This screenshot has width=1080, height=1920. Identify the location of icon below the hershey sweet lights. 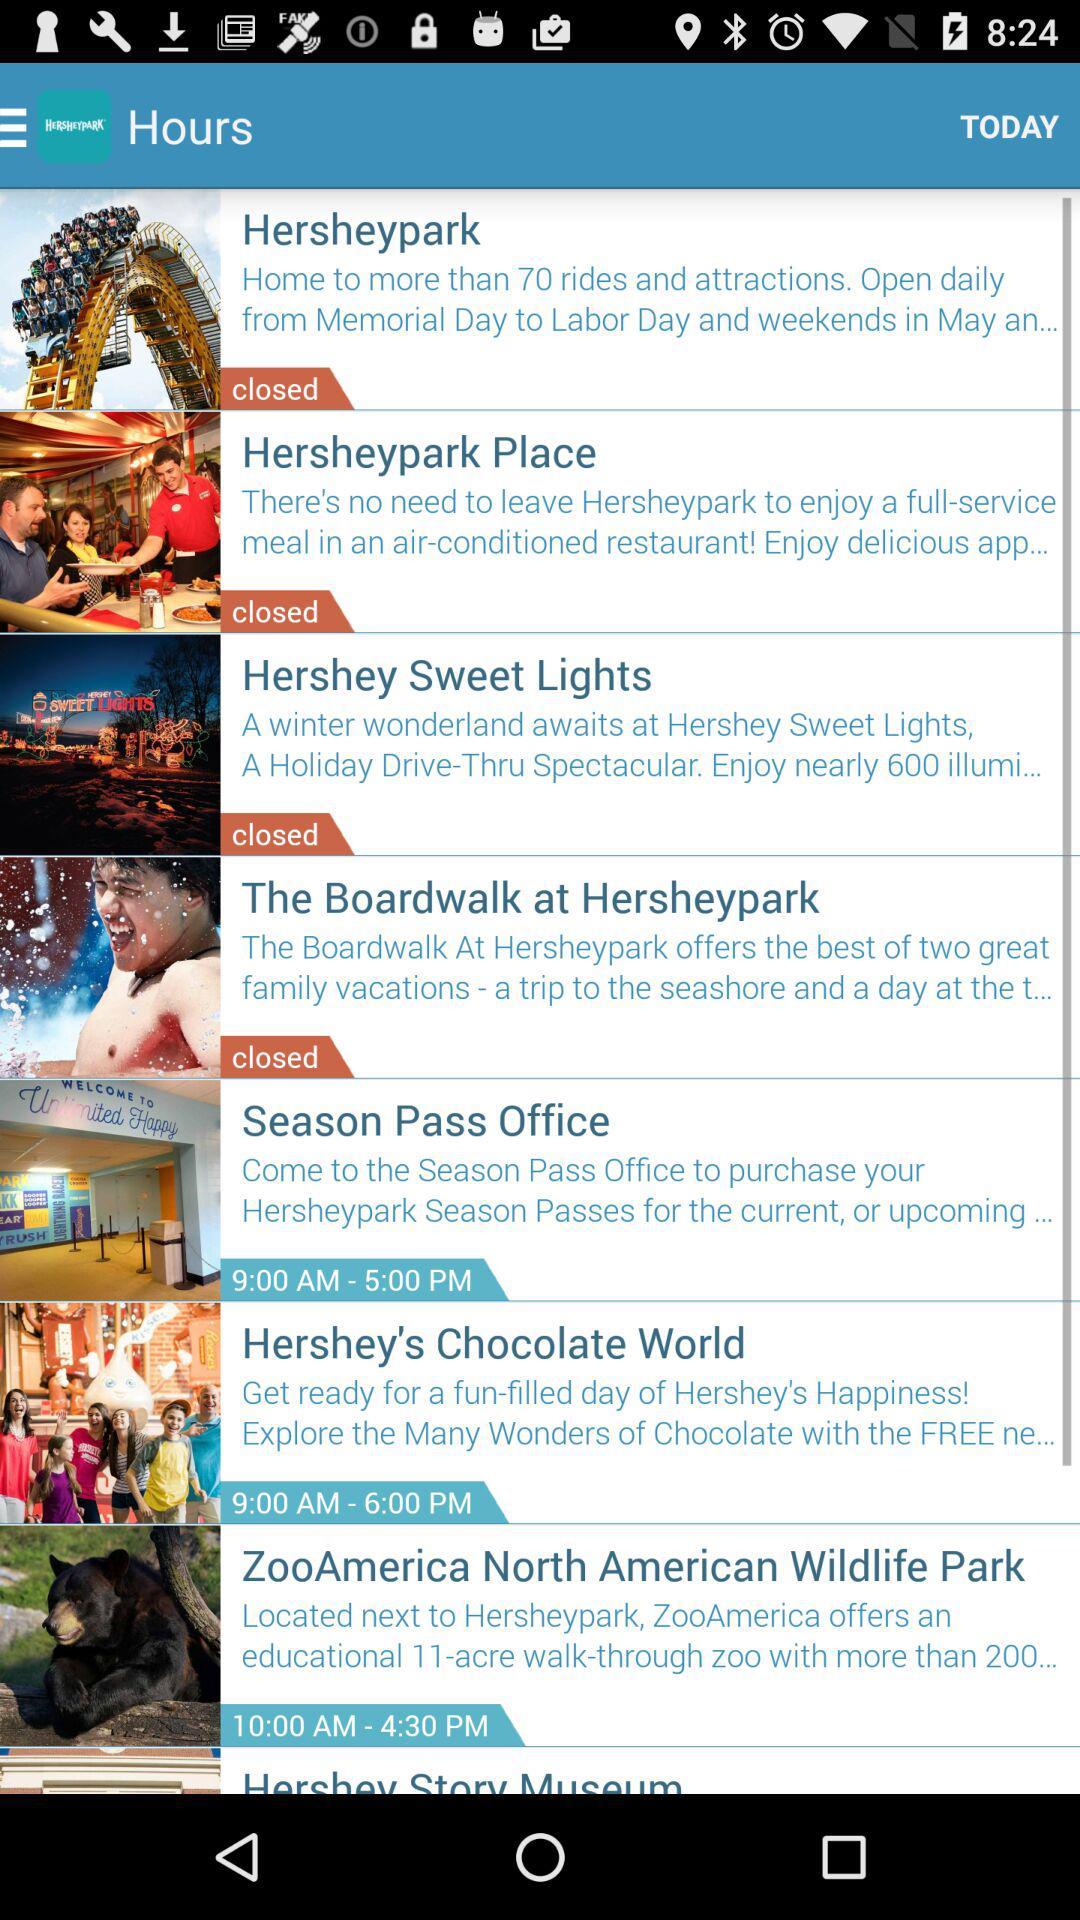
(650, 751).